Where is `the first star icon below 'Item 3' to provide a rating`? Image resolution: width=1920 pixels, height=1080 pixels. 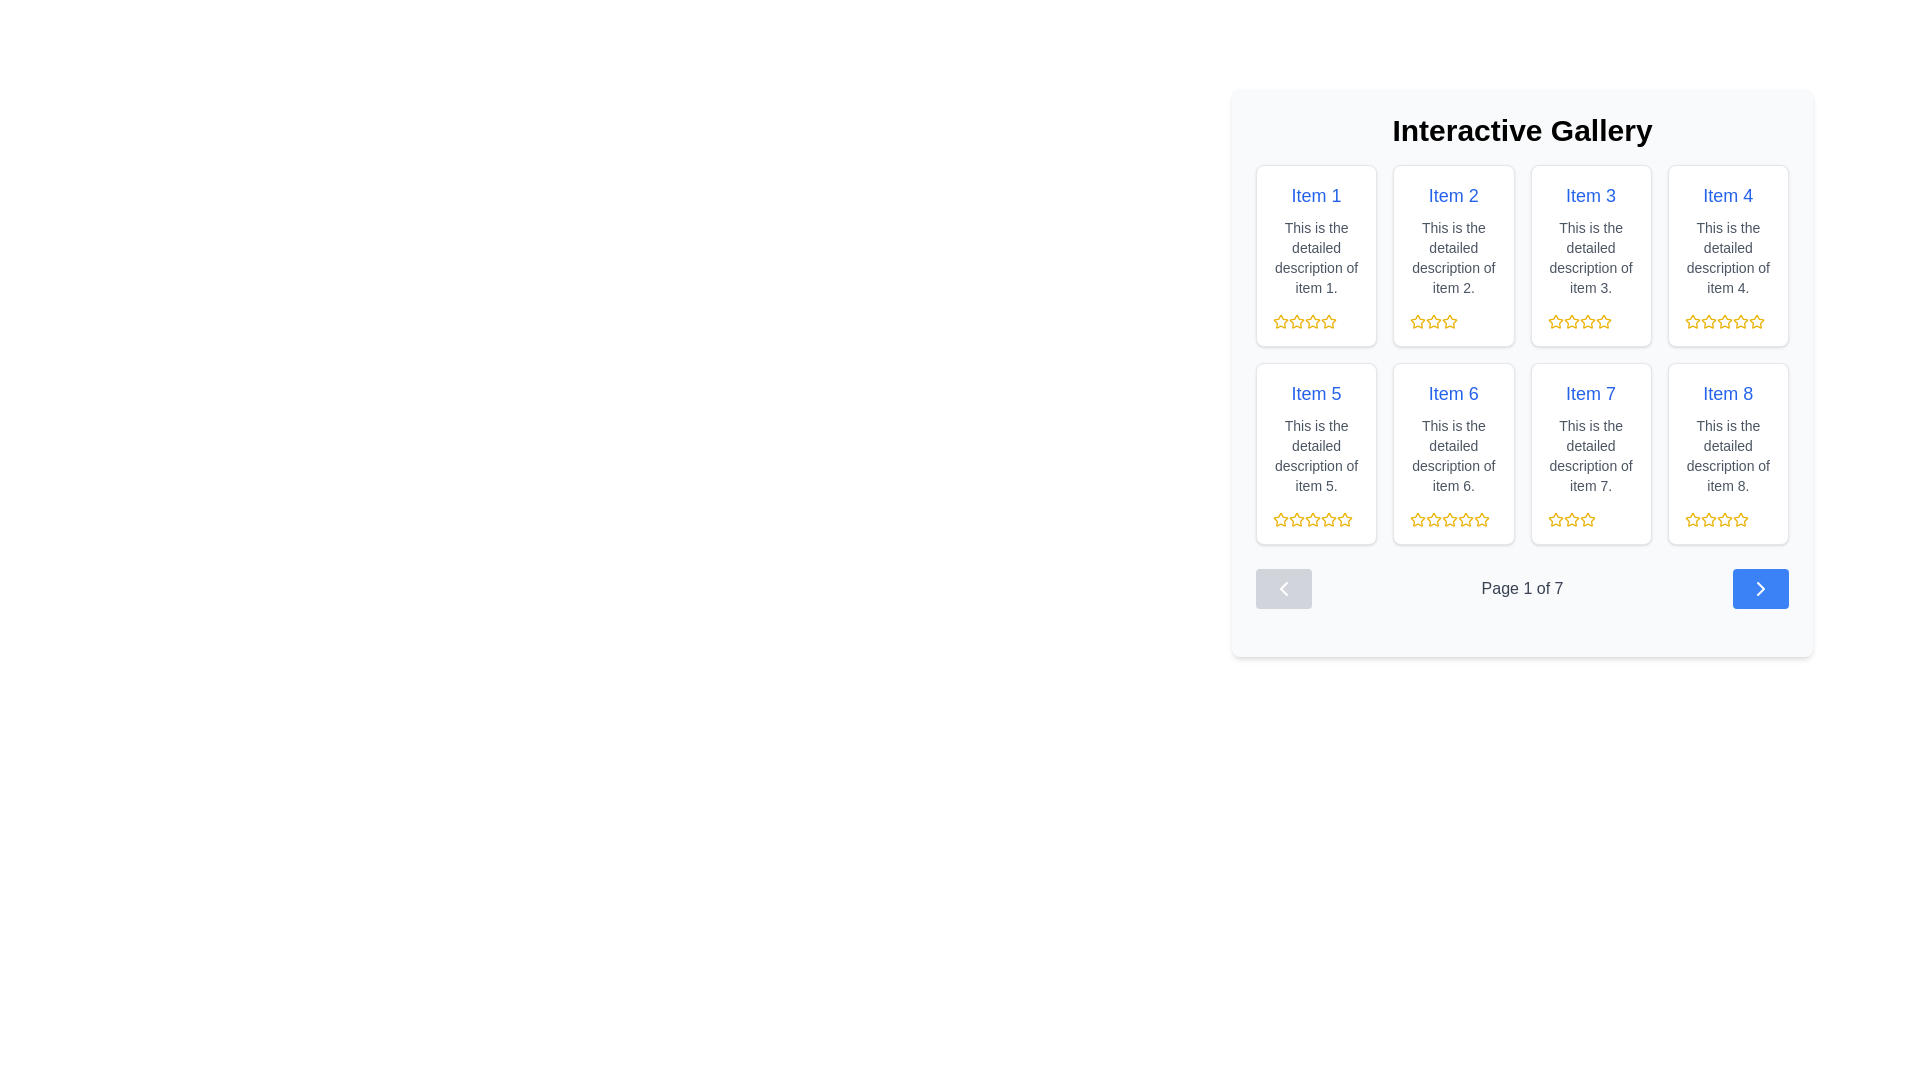
the first star icon below 'Item 3' to provide a rating is located at coordinates (1554, 320).